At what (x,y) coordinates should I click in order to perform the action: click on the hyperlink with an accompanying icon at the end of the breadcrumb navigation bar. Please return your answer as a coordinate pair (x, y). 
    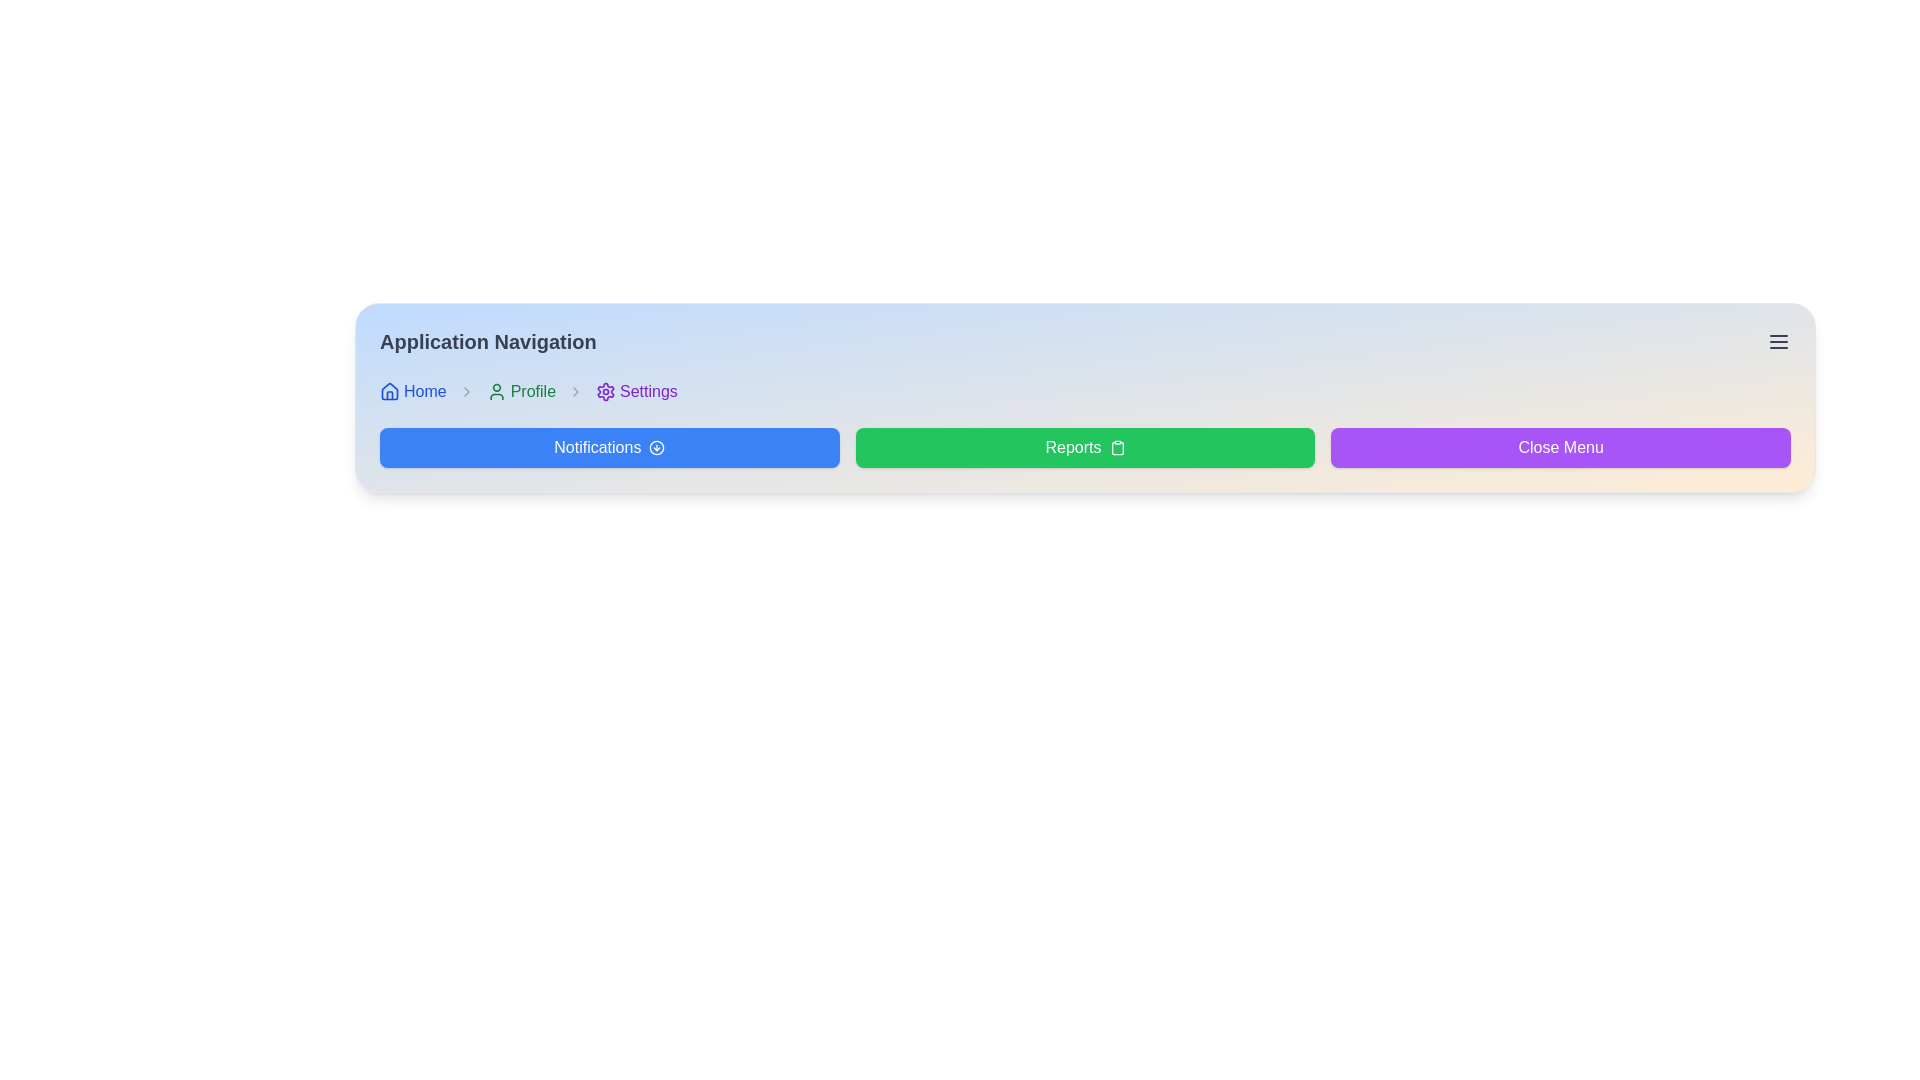
    Looking at the image, I should click on (635, 392).